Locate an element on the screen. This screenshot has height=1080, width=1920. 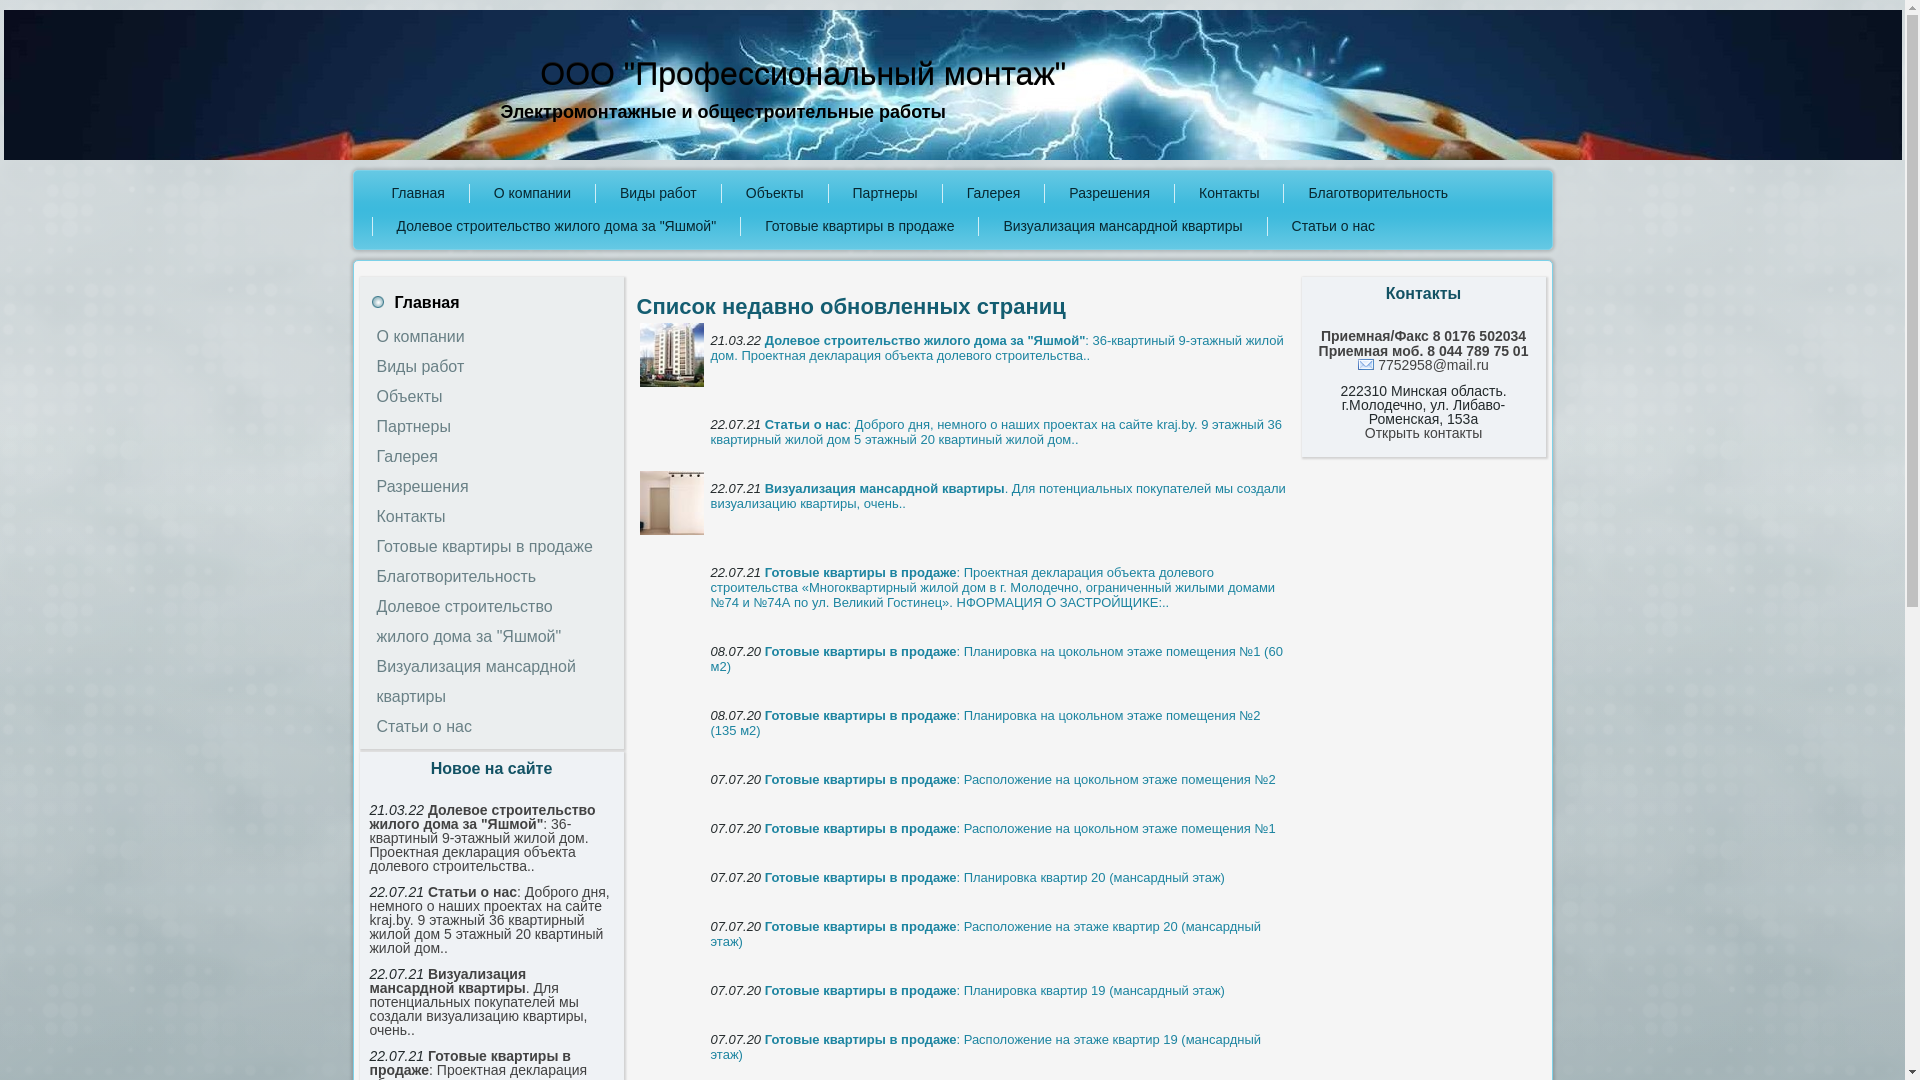
'7752958@mail.ru' is located at coordinates (1422, 365).